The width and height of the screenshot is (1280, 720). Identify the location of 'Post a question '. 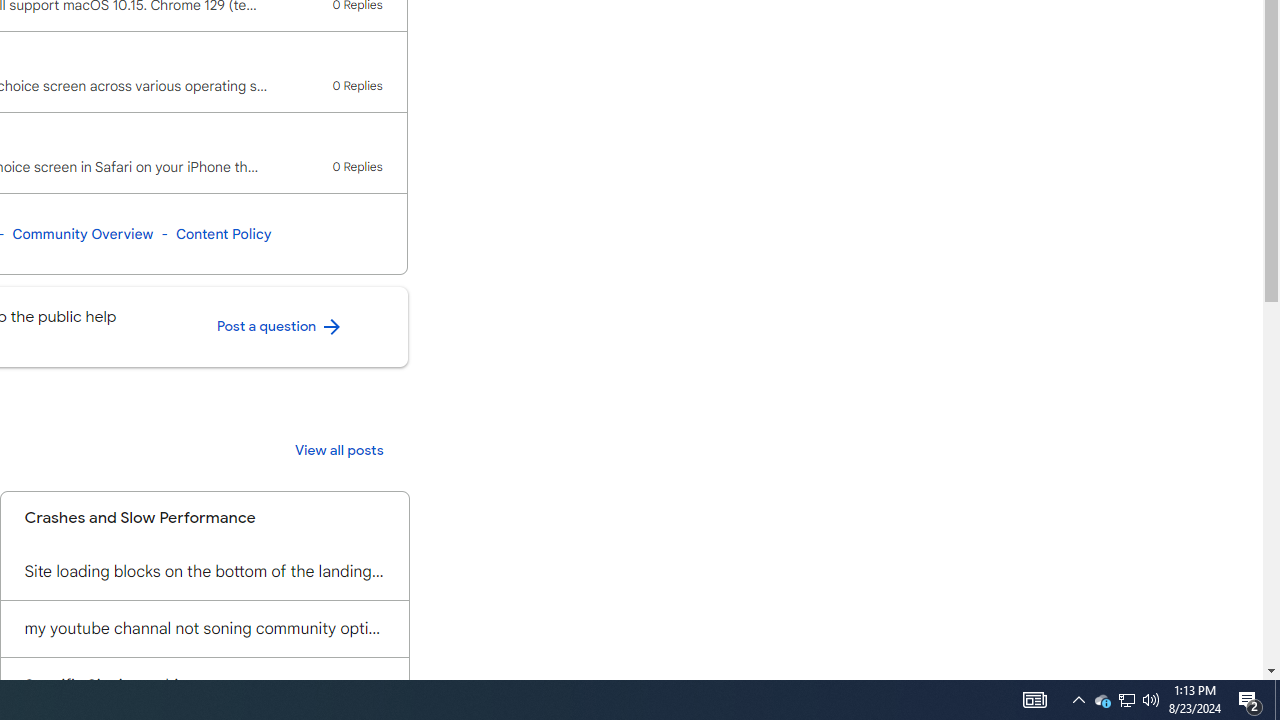
(279, 326).